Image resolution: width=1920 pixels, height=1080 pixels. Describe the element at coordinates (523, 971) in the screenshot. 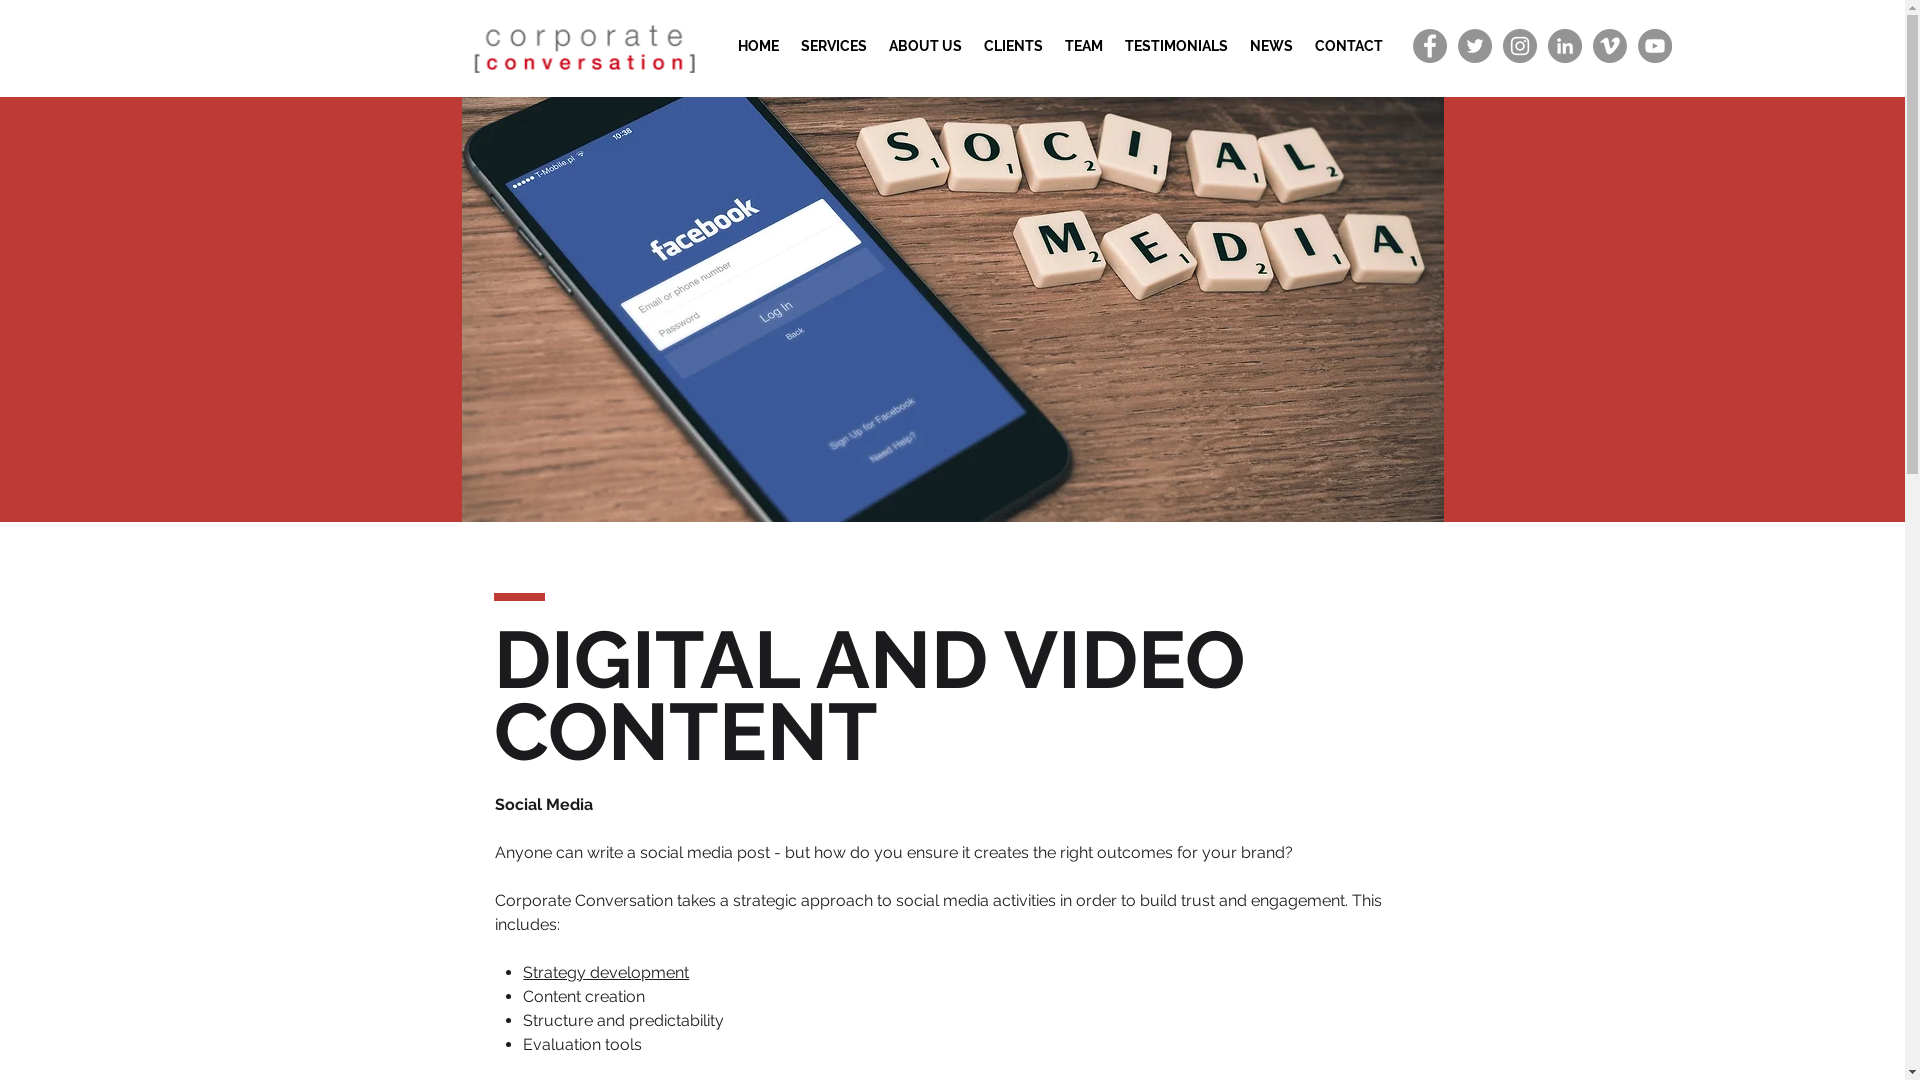

I see `'Strategy development'` at that location.